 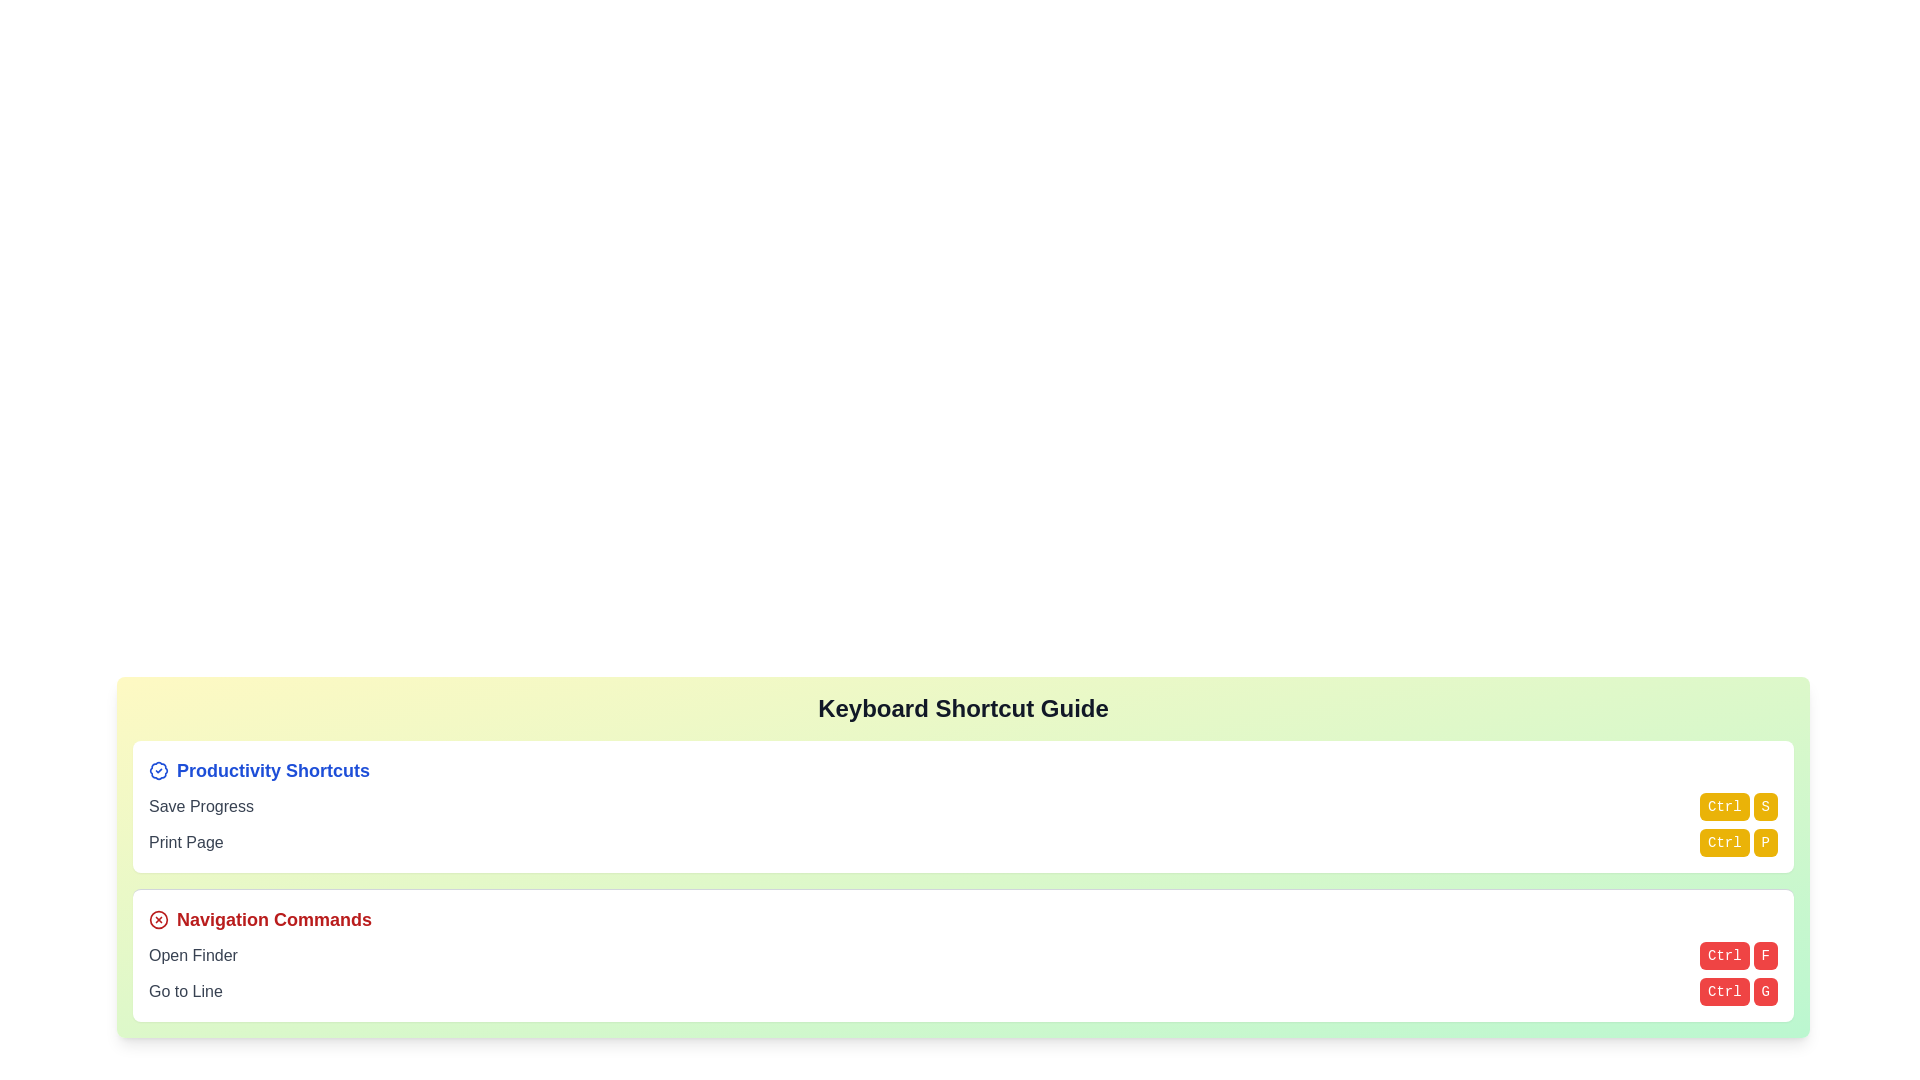 I want to click on the 'Open Finder' text label located in the 'Navigation Commands' section, positioned to the left of the shortcut instructions (Ctrl and F keys), so click(x=193, y=955).